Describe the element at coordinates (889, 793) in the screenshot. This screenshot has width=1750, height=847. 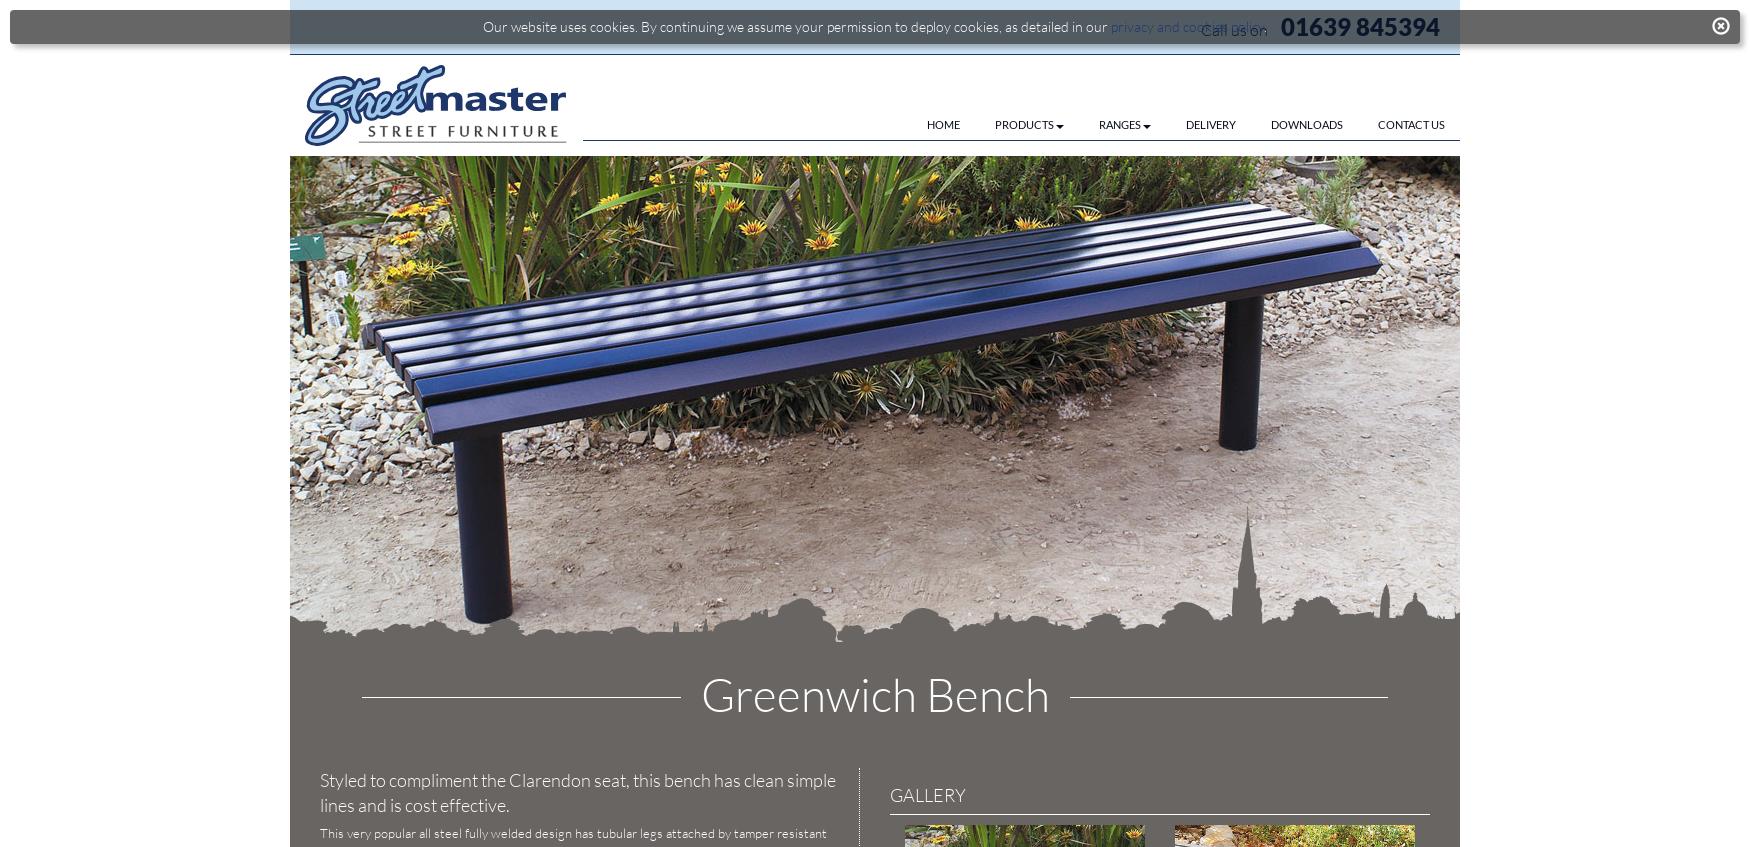
I see `'GALLERY'` at that location.